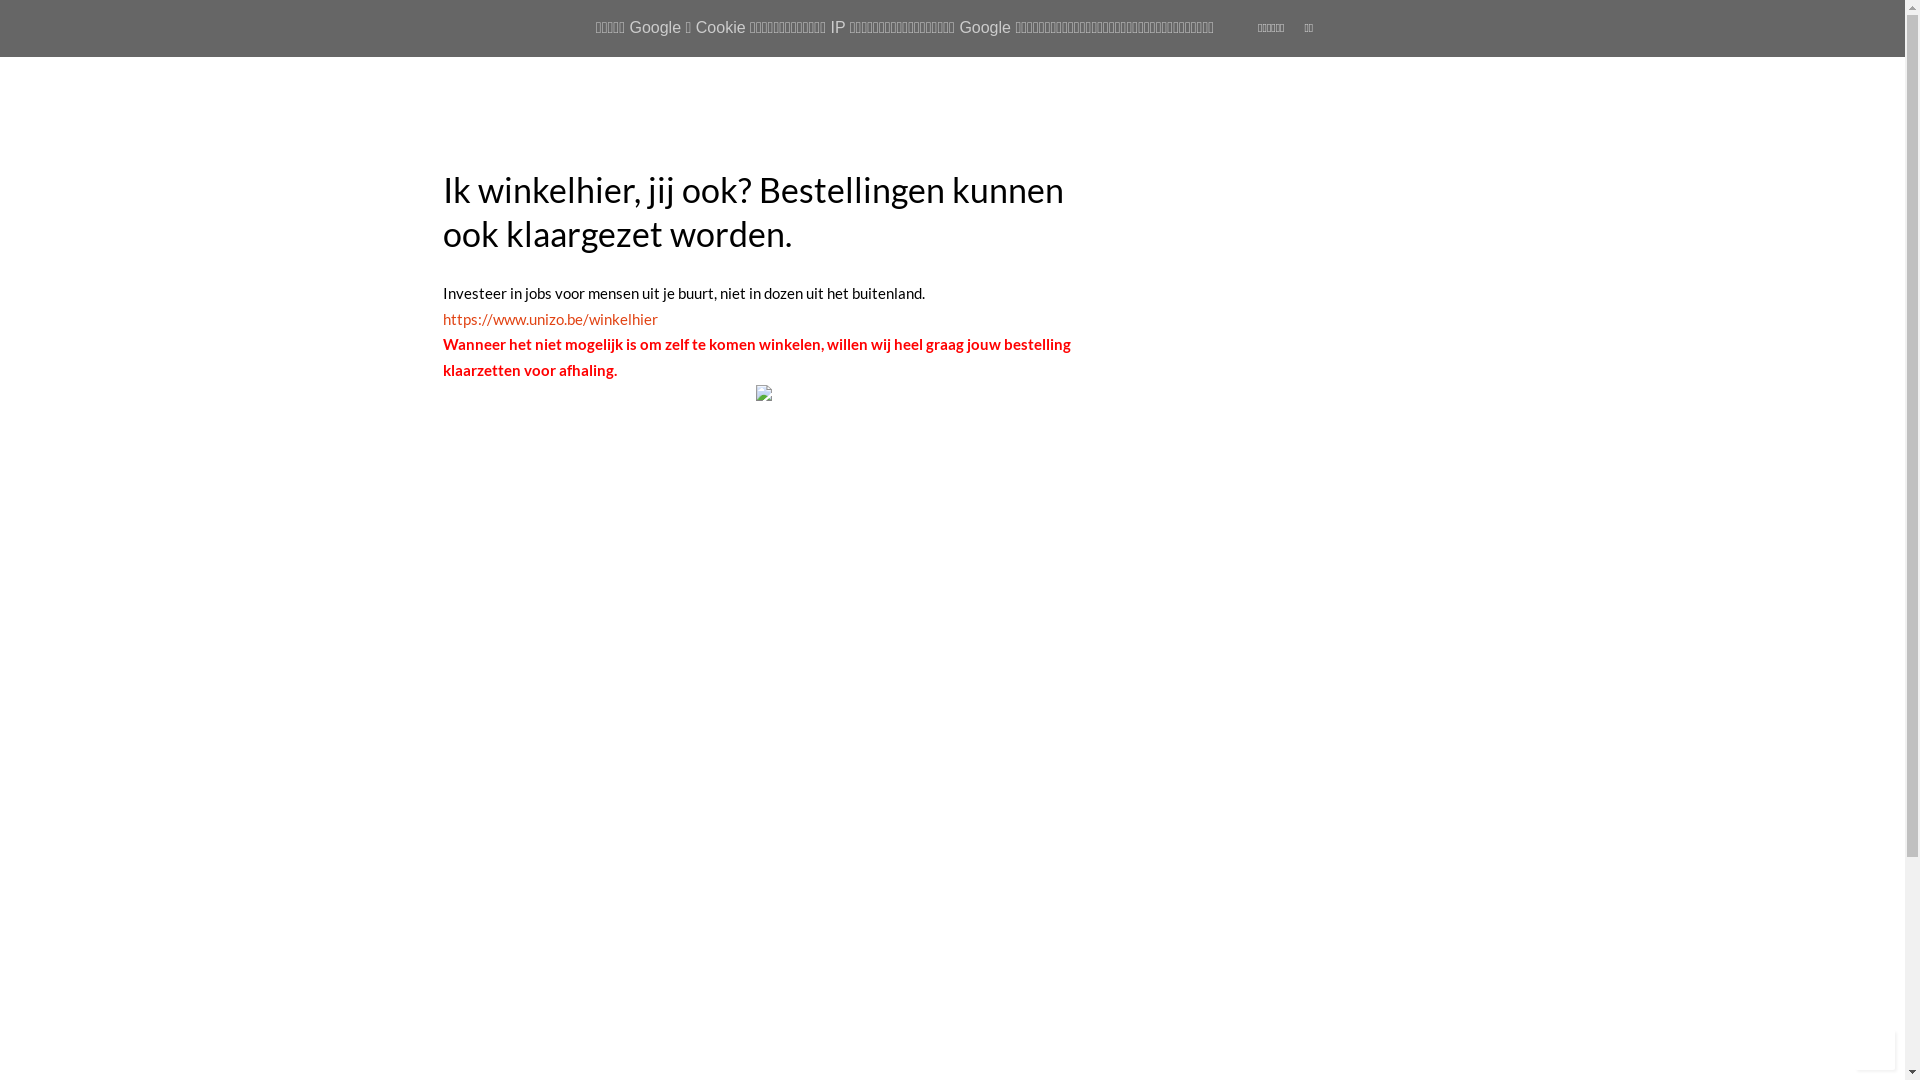  Describe the element at coordinates (549, 318) in the screenshot. I see `'https://www.unizo.be/winkelhier'` at that location.